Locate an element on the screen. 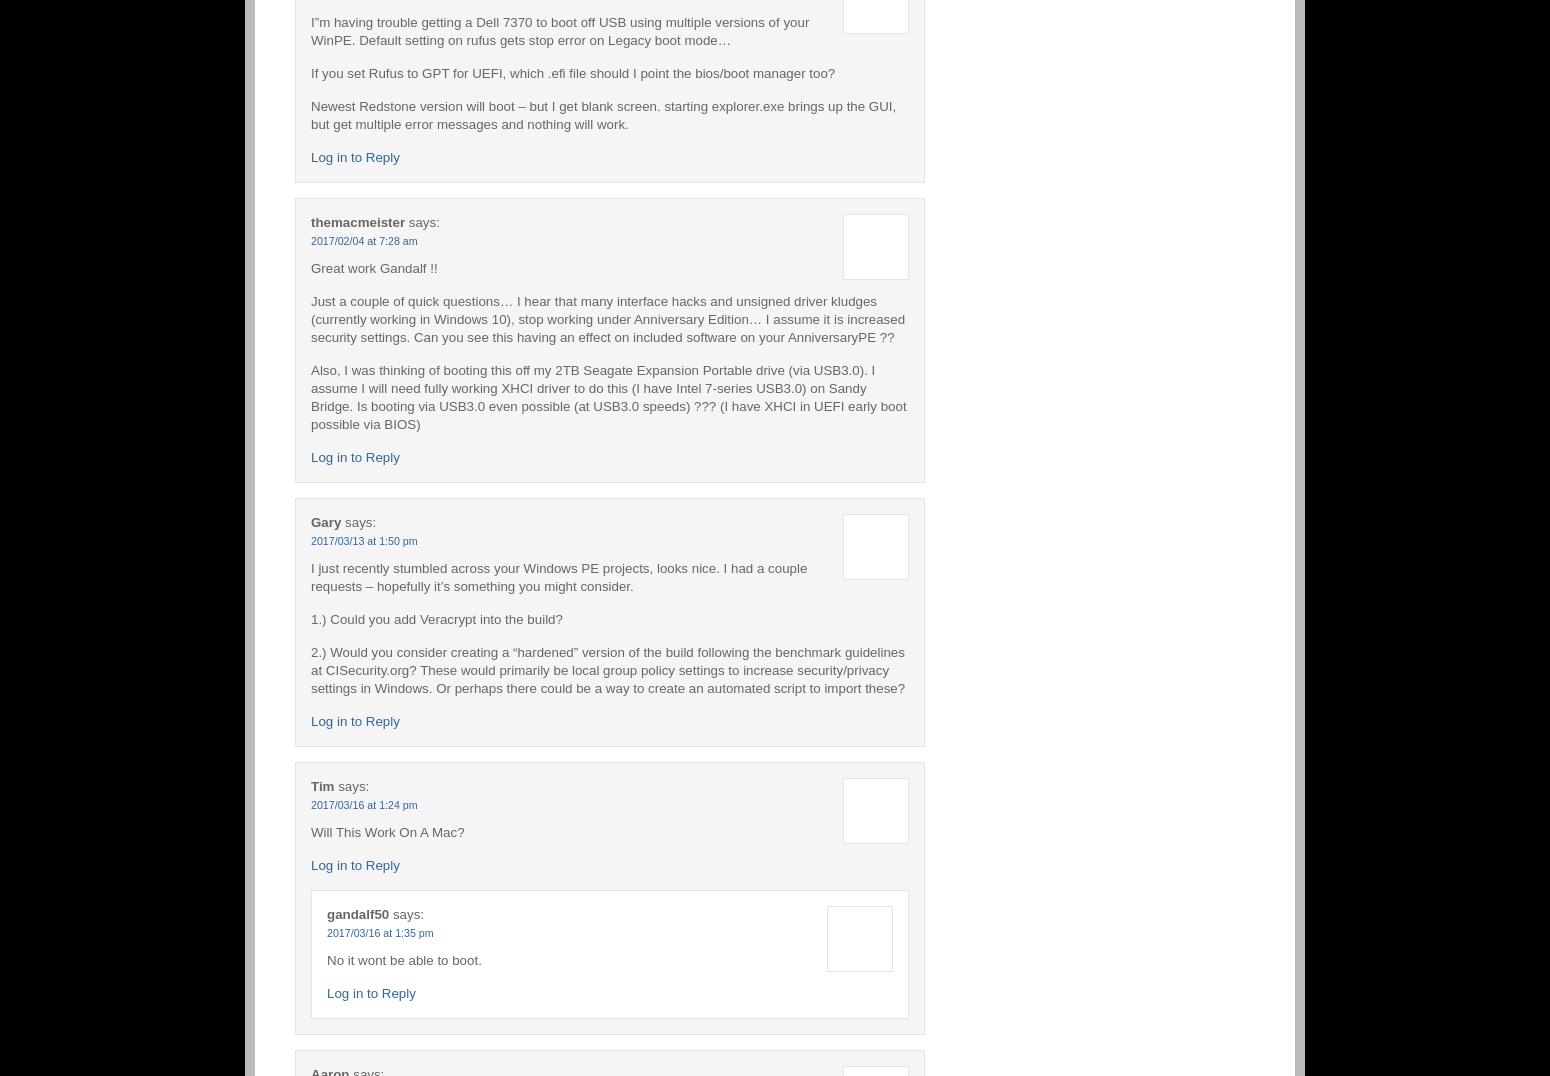  'Tim' is located at coordinates (321, 785).